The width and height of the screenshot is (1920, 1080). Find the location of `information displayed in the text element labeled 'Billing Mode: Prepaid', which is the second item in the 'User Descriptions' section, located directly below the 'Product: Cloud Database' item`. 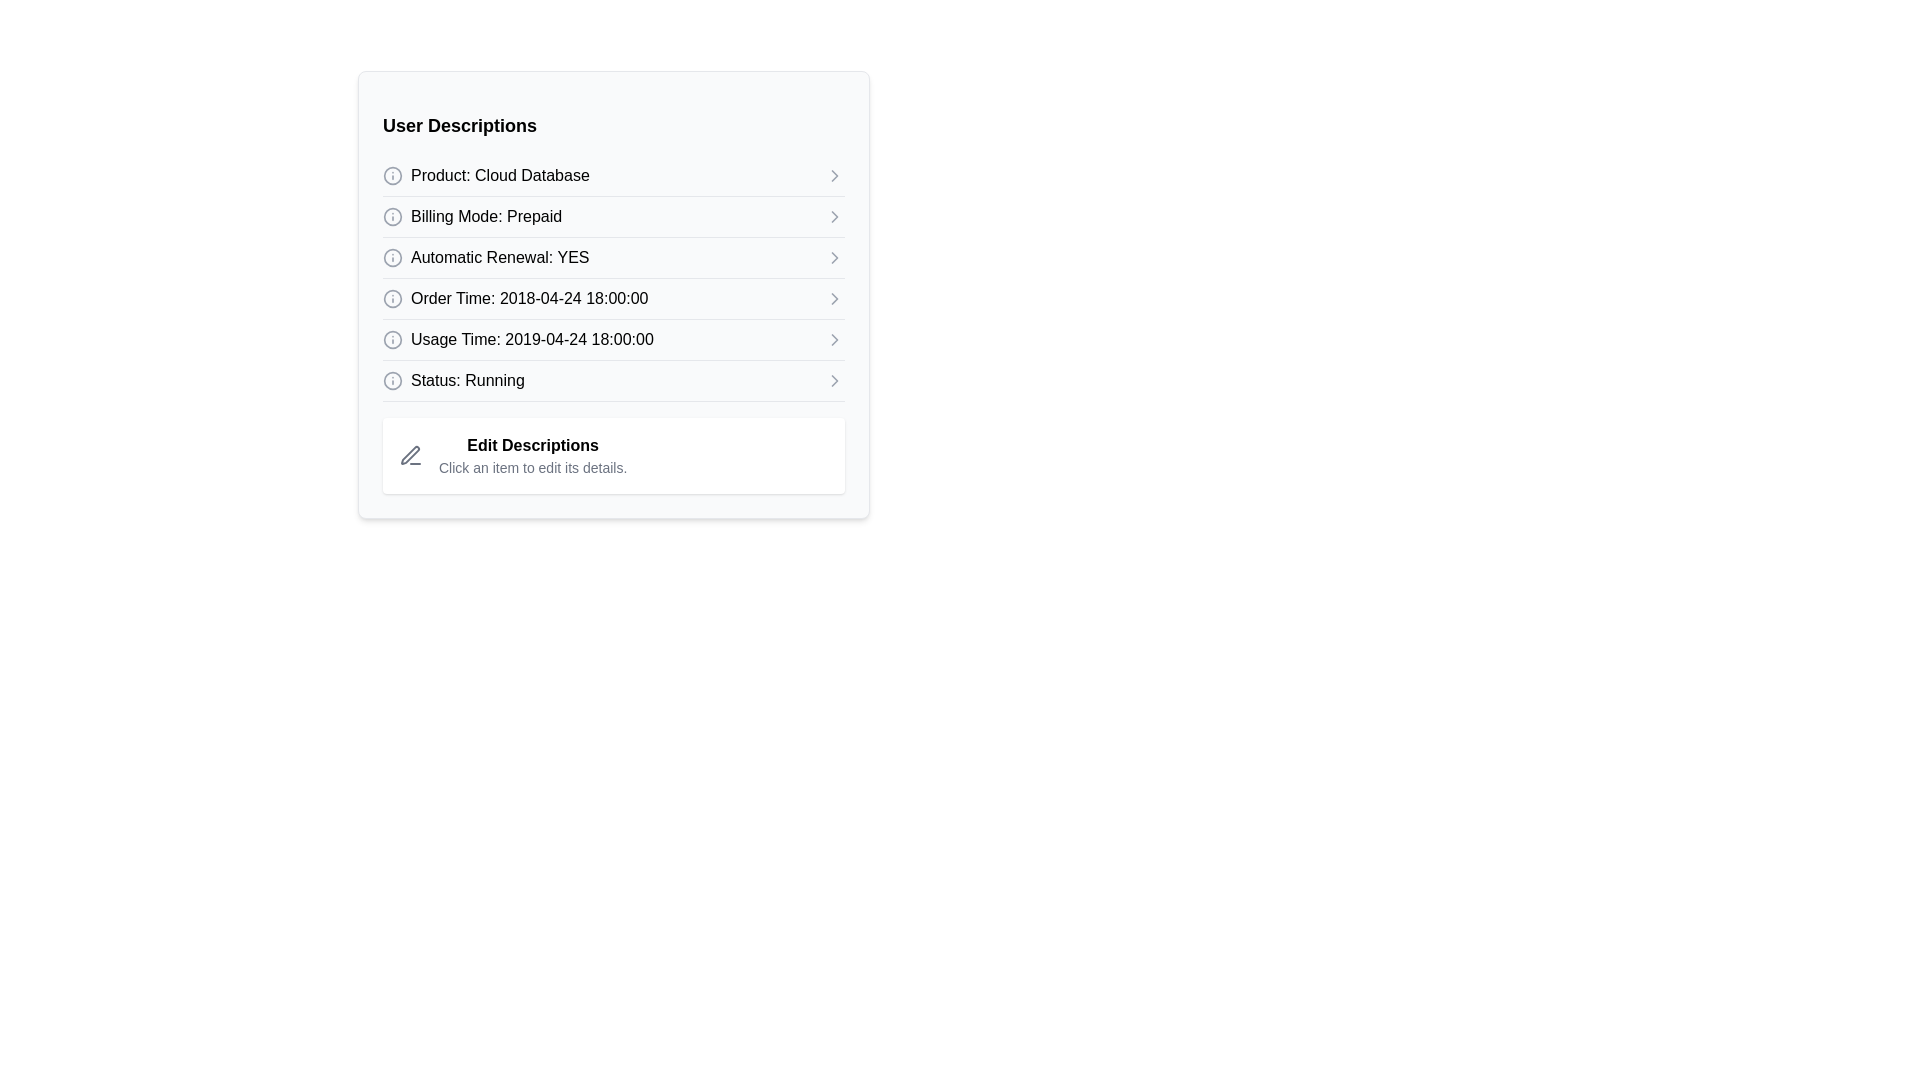

information displayed in the text element labeled 'Billing Mode: Prepaid', which is the second item in the 'User Descriptions' section, located directly below the 'Product: Cloud Database' item is located at coordinates (471, 216).